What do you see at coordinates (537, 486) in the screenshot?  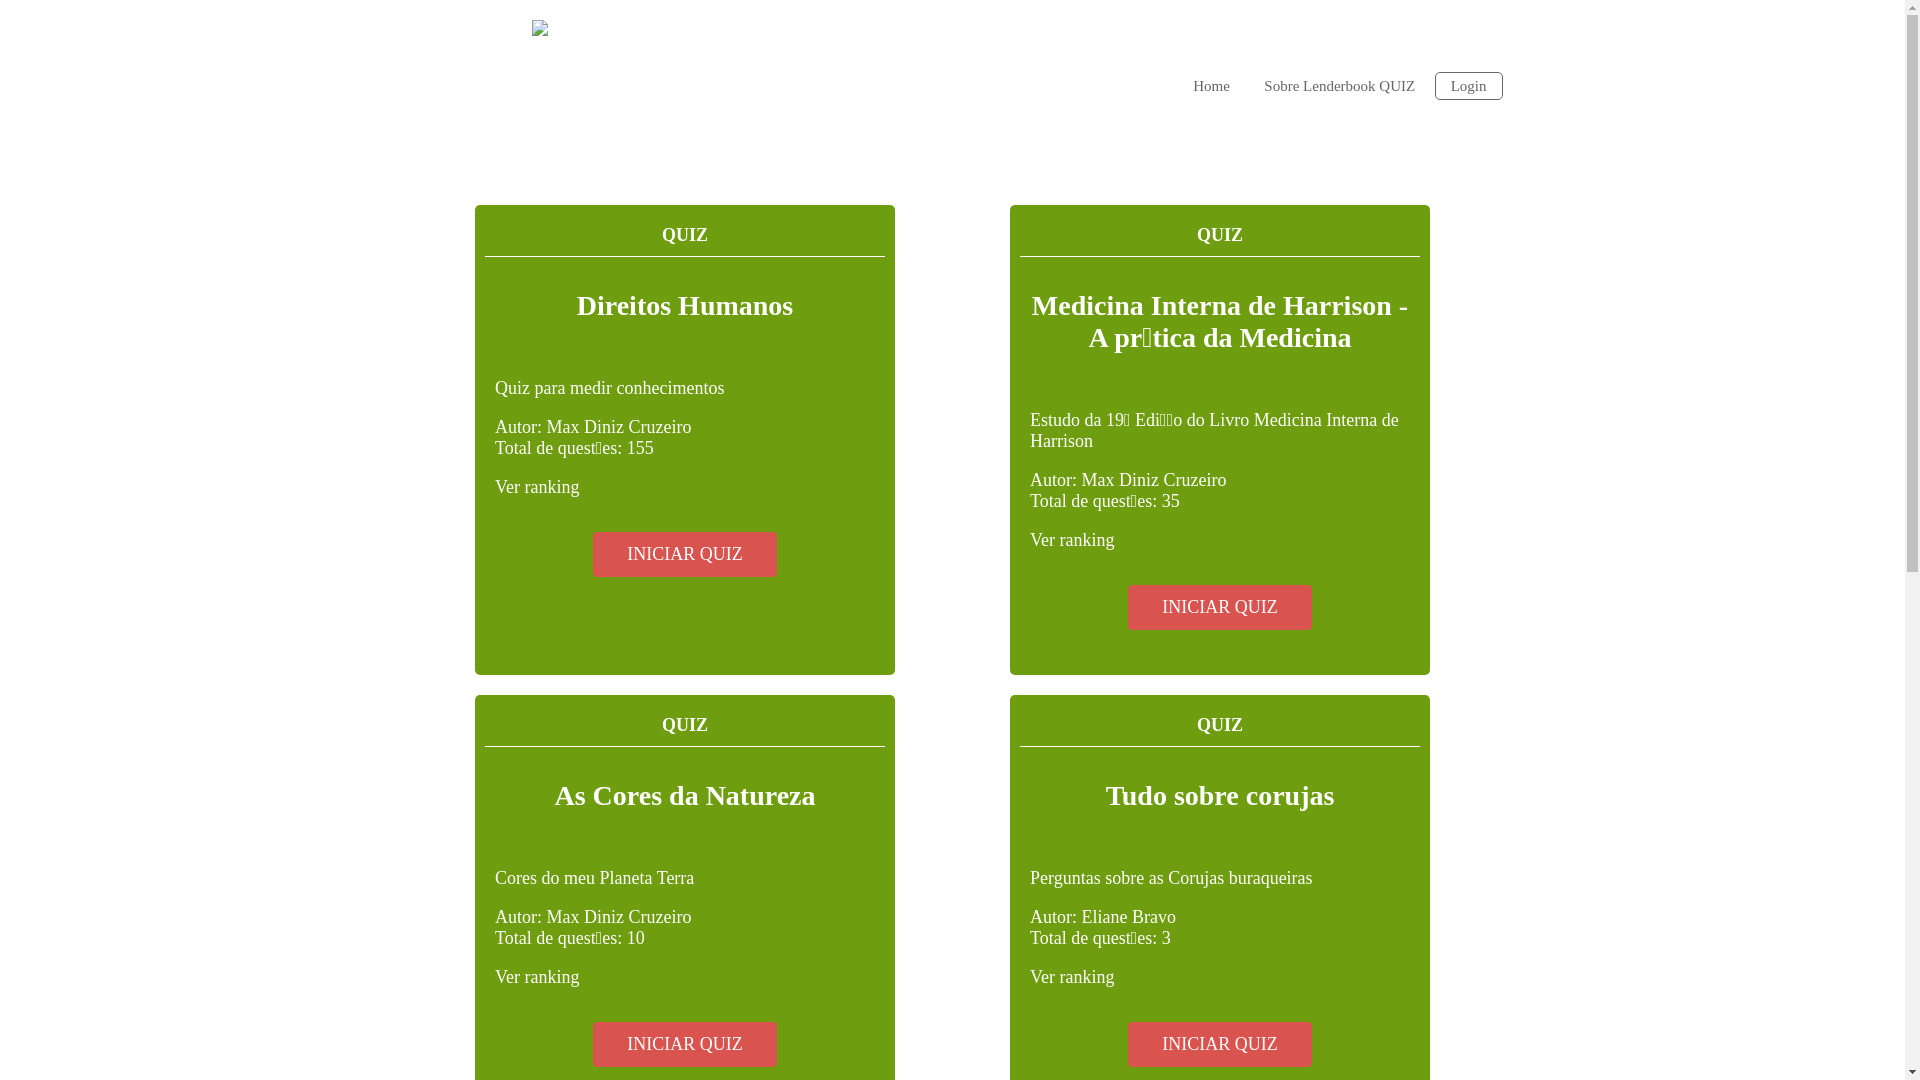 I see `'Ver ranking'` at bounding box center [537, 486].